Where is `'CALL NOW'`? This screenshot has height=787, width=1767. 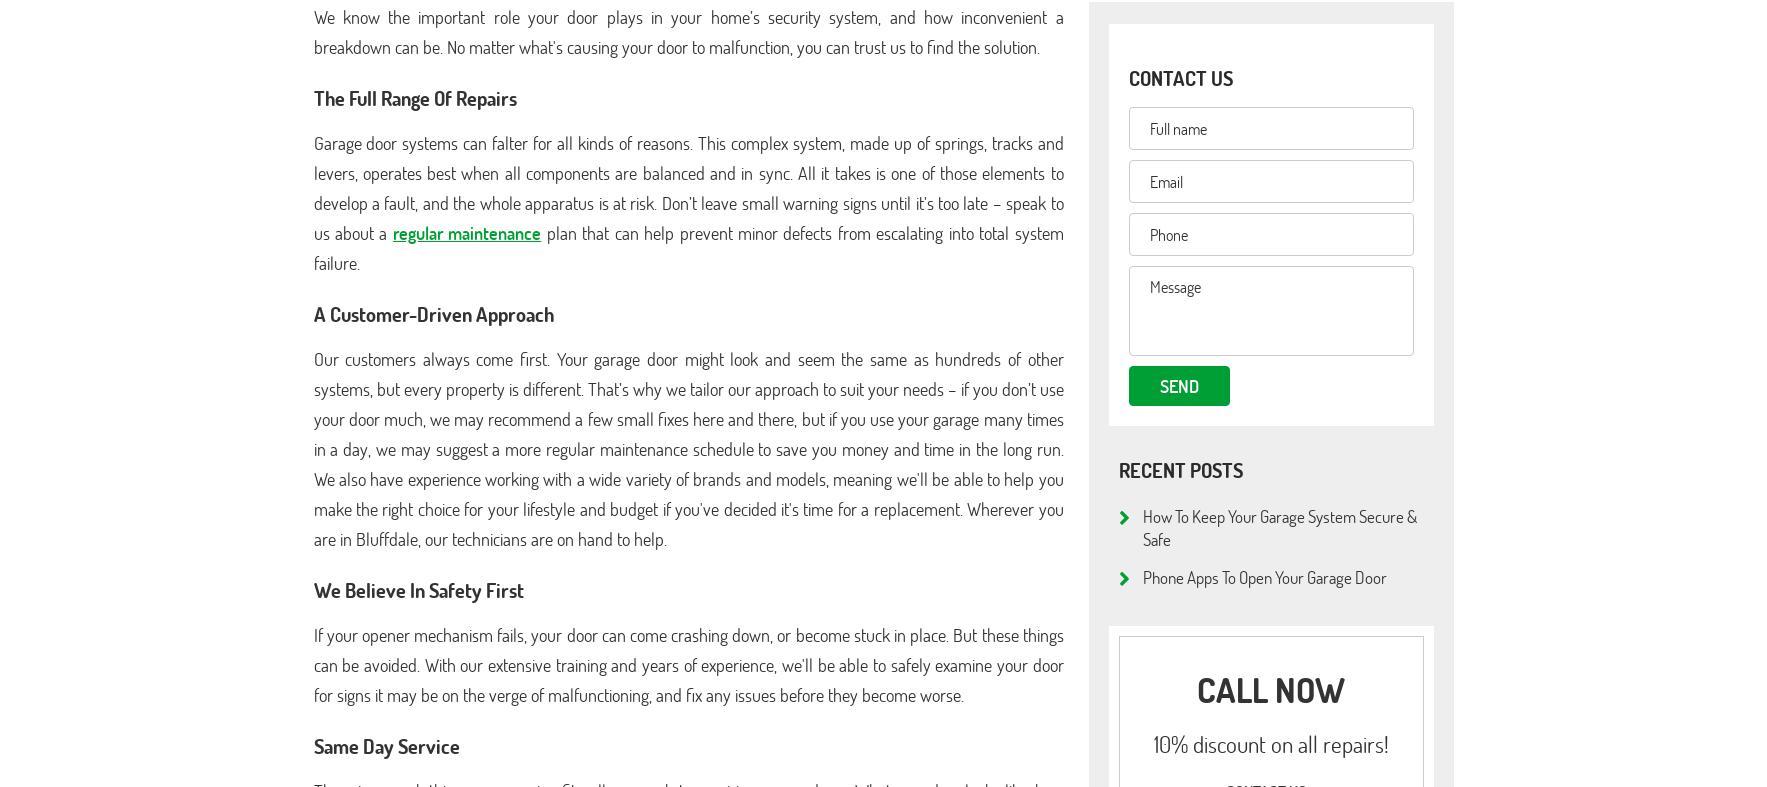 'CALL NOW' is located at coordinates (1270, 688).